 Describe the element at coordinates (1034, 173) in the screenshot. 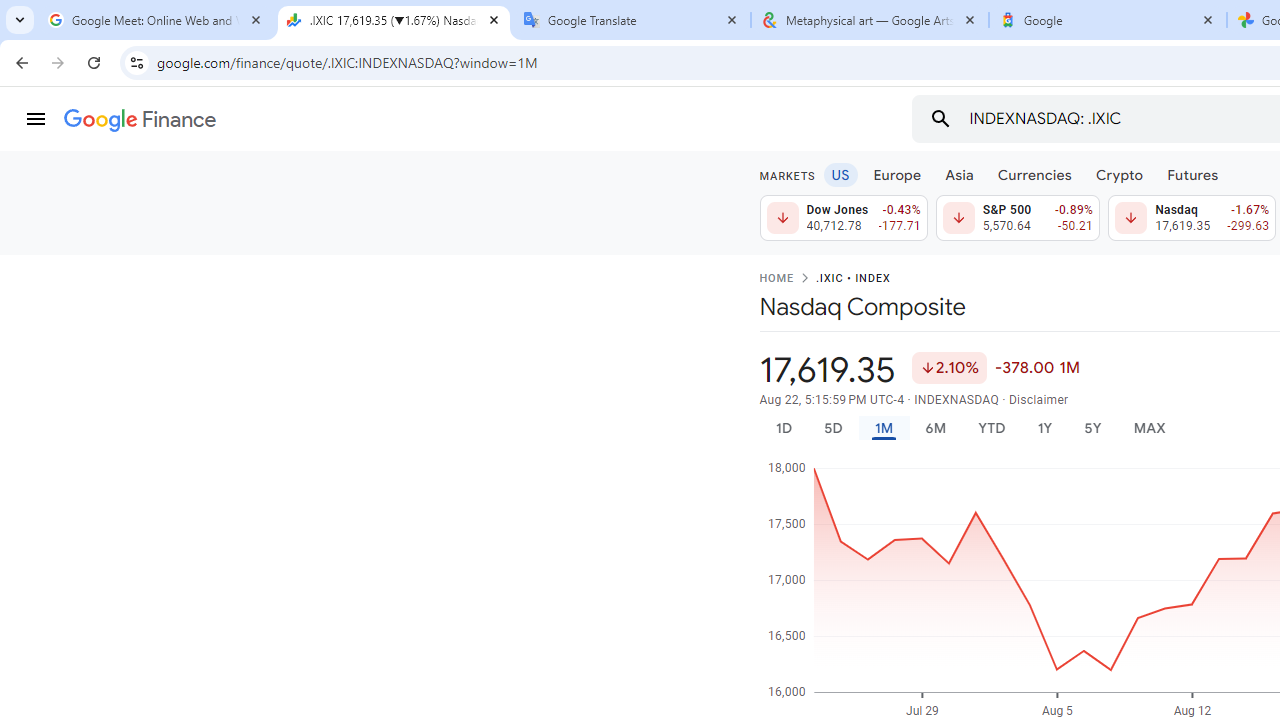

I see `'Currencies'` at that location.